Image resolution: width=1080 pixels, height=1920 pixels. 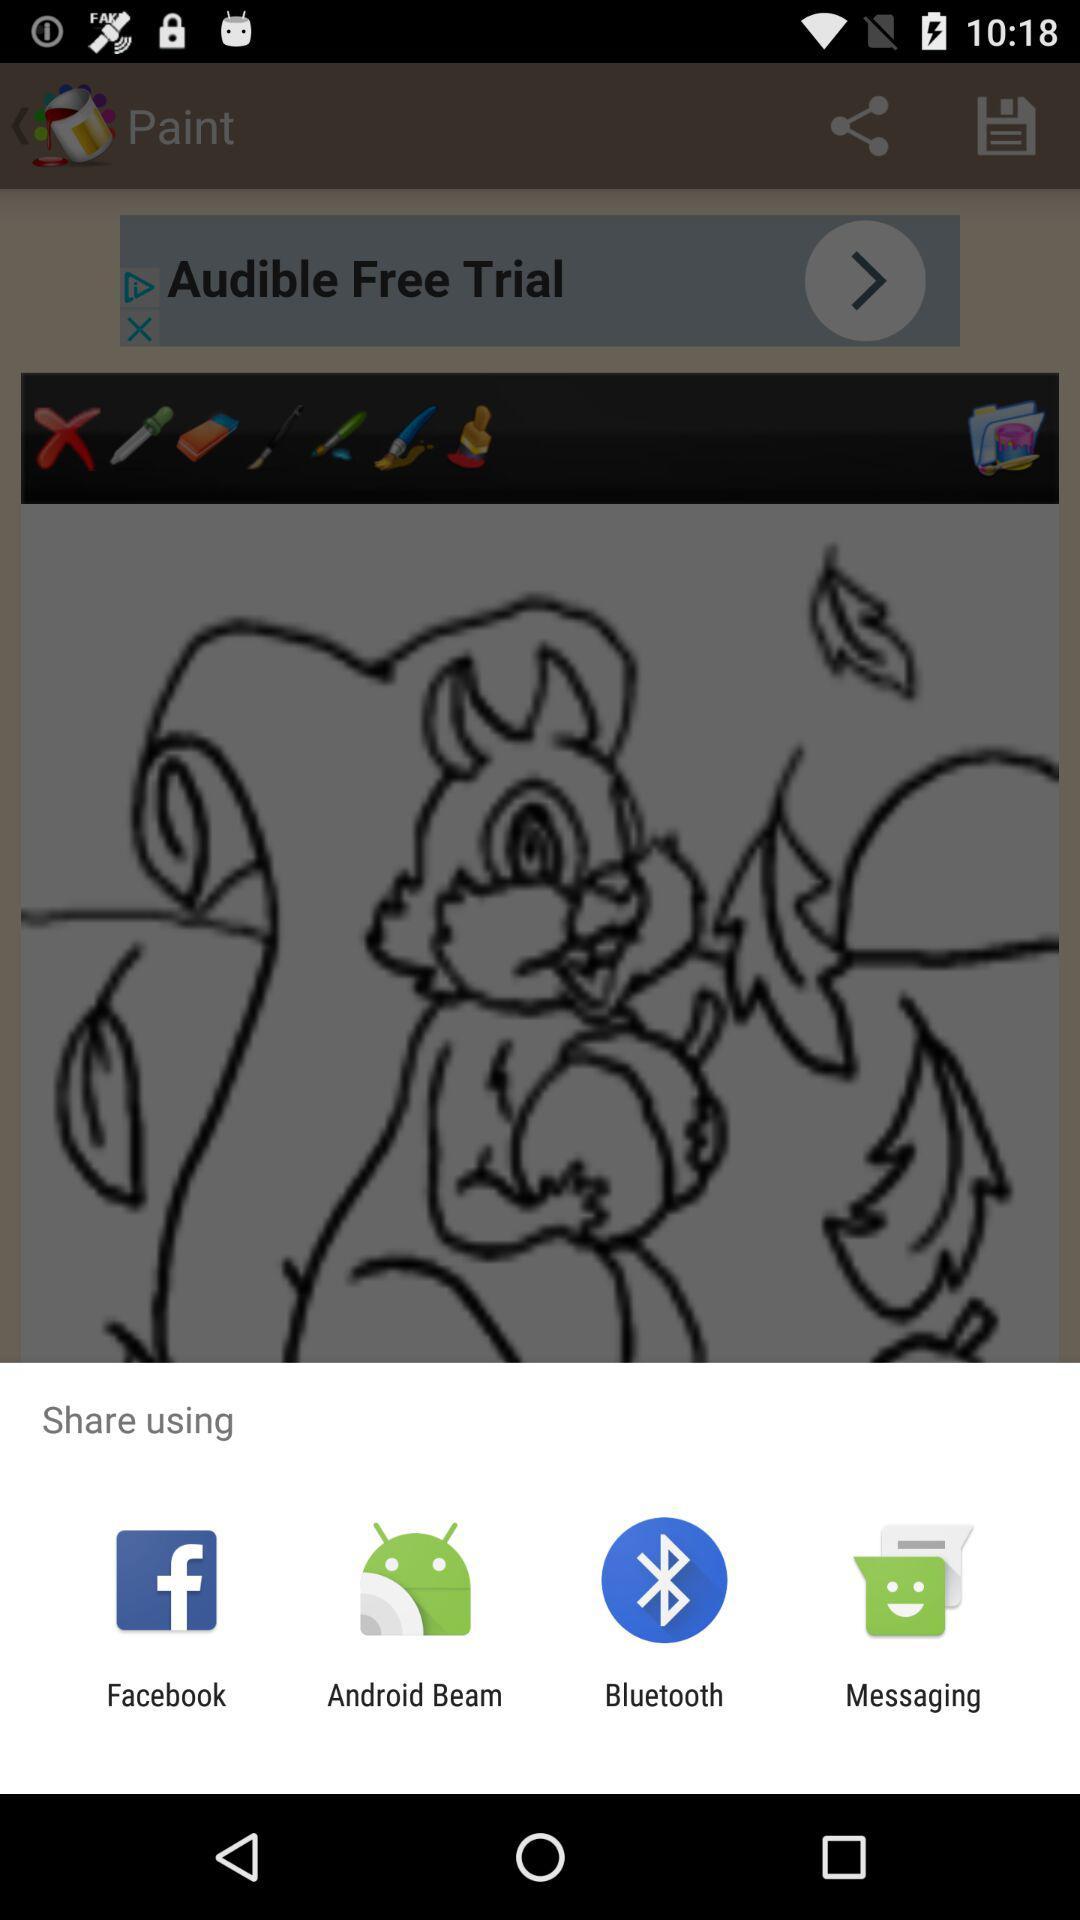 What do you see at coordinates (414, 1711) in the screenshot?
I see `the android beam app` at bounding box center [414, 1711].